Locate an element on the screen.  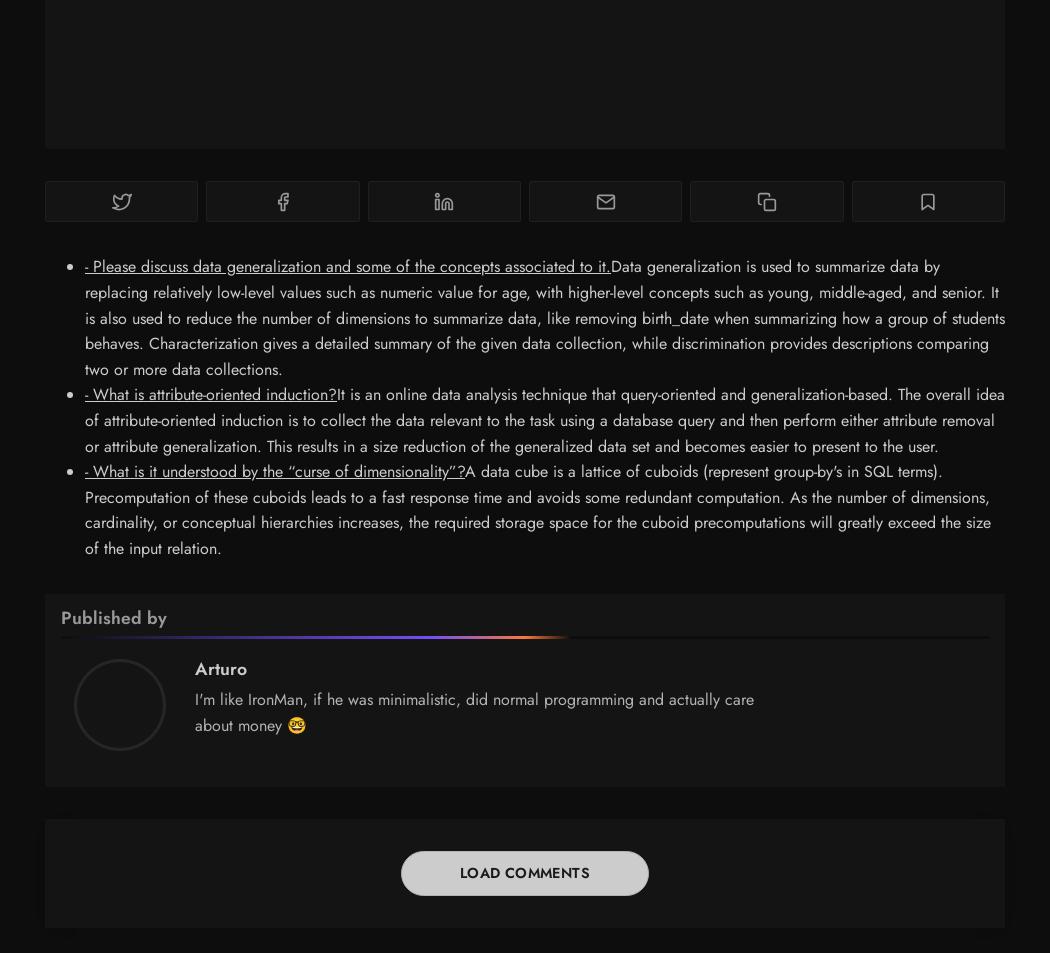
'Published by' is located at coordinates (113, 616).